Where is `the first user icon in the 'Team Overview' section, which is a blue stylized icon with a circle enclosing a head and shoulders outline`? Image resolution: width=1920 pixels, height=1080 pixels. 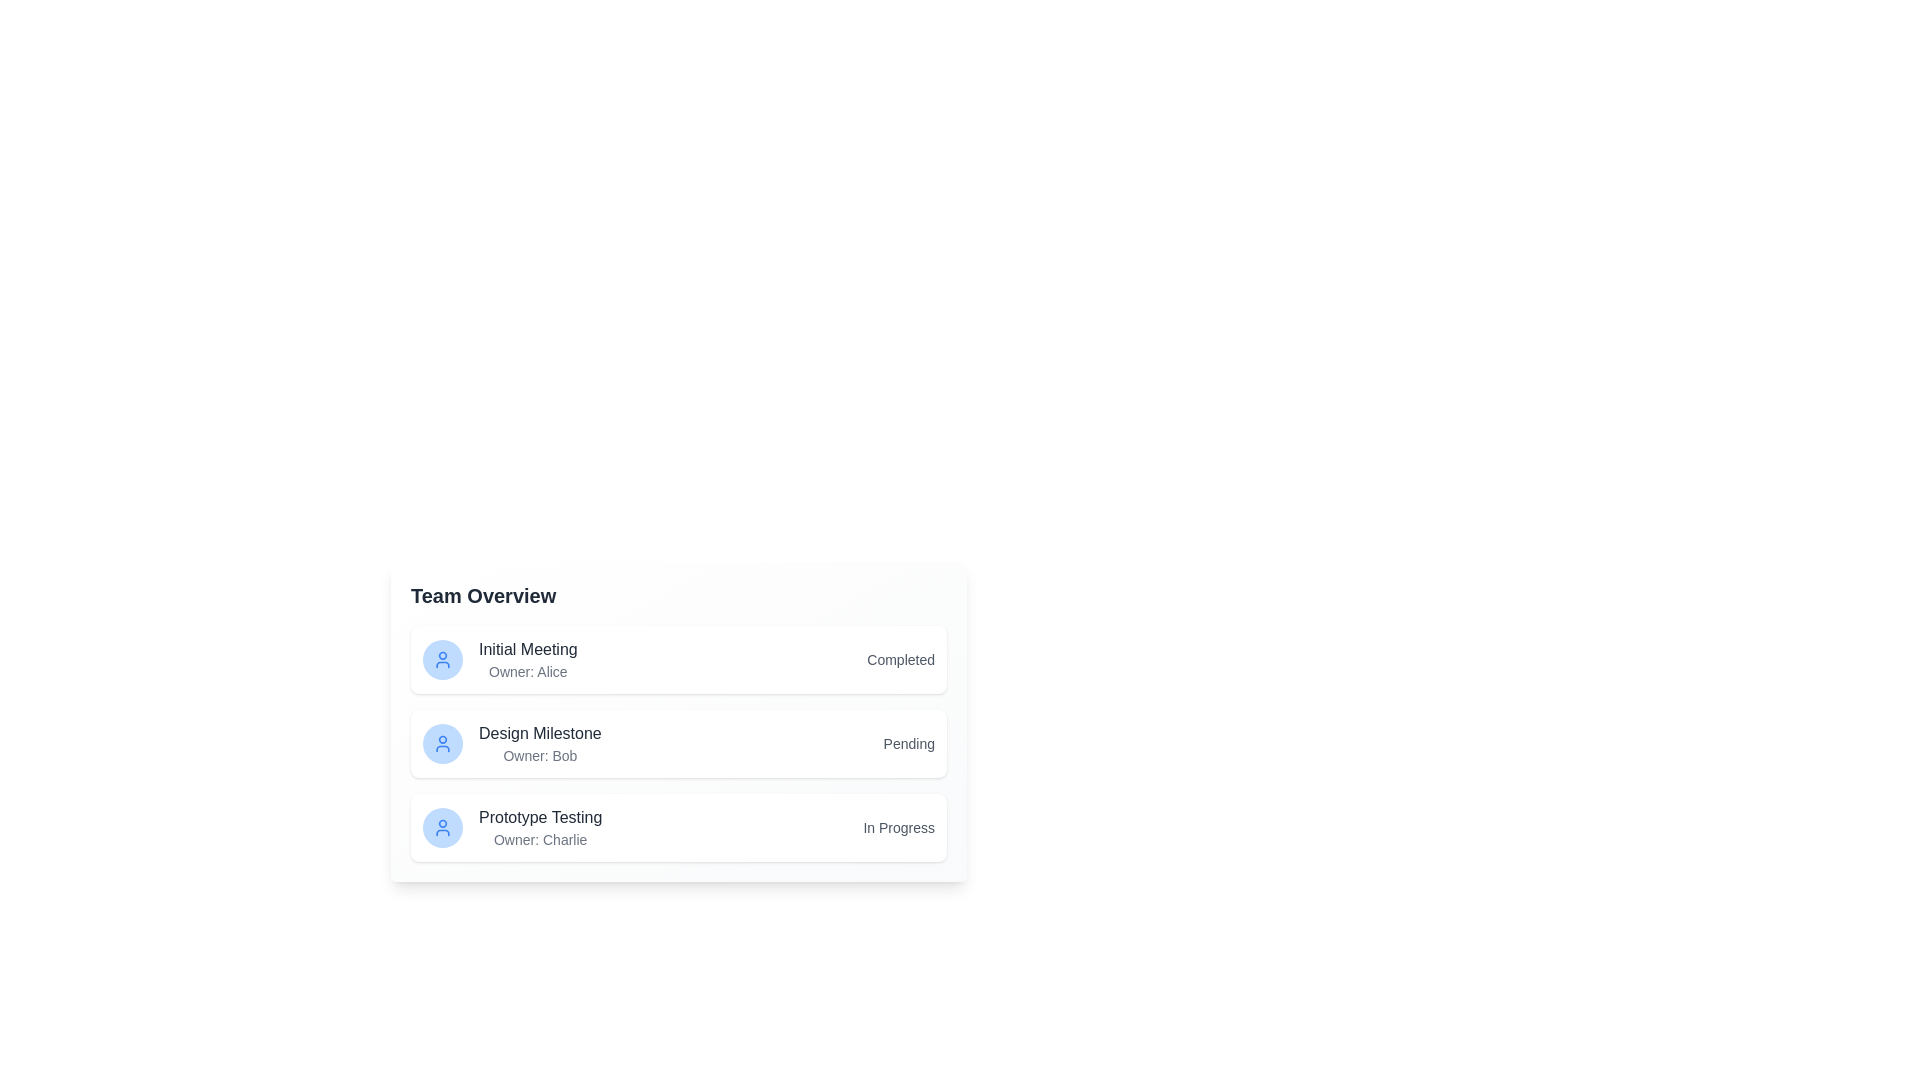
the first user icon in the 'Team Overview' section, which is a blue stylized icon with a circle enclosing a head and shoulders outline is located at coordinates (441, 659).